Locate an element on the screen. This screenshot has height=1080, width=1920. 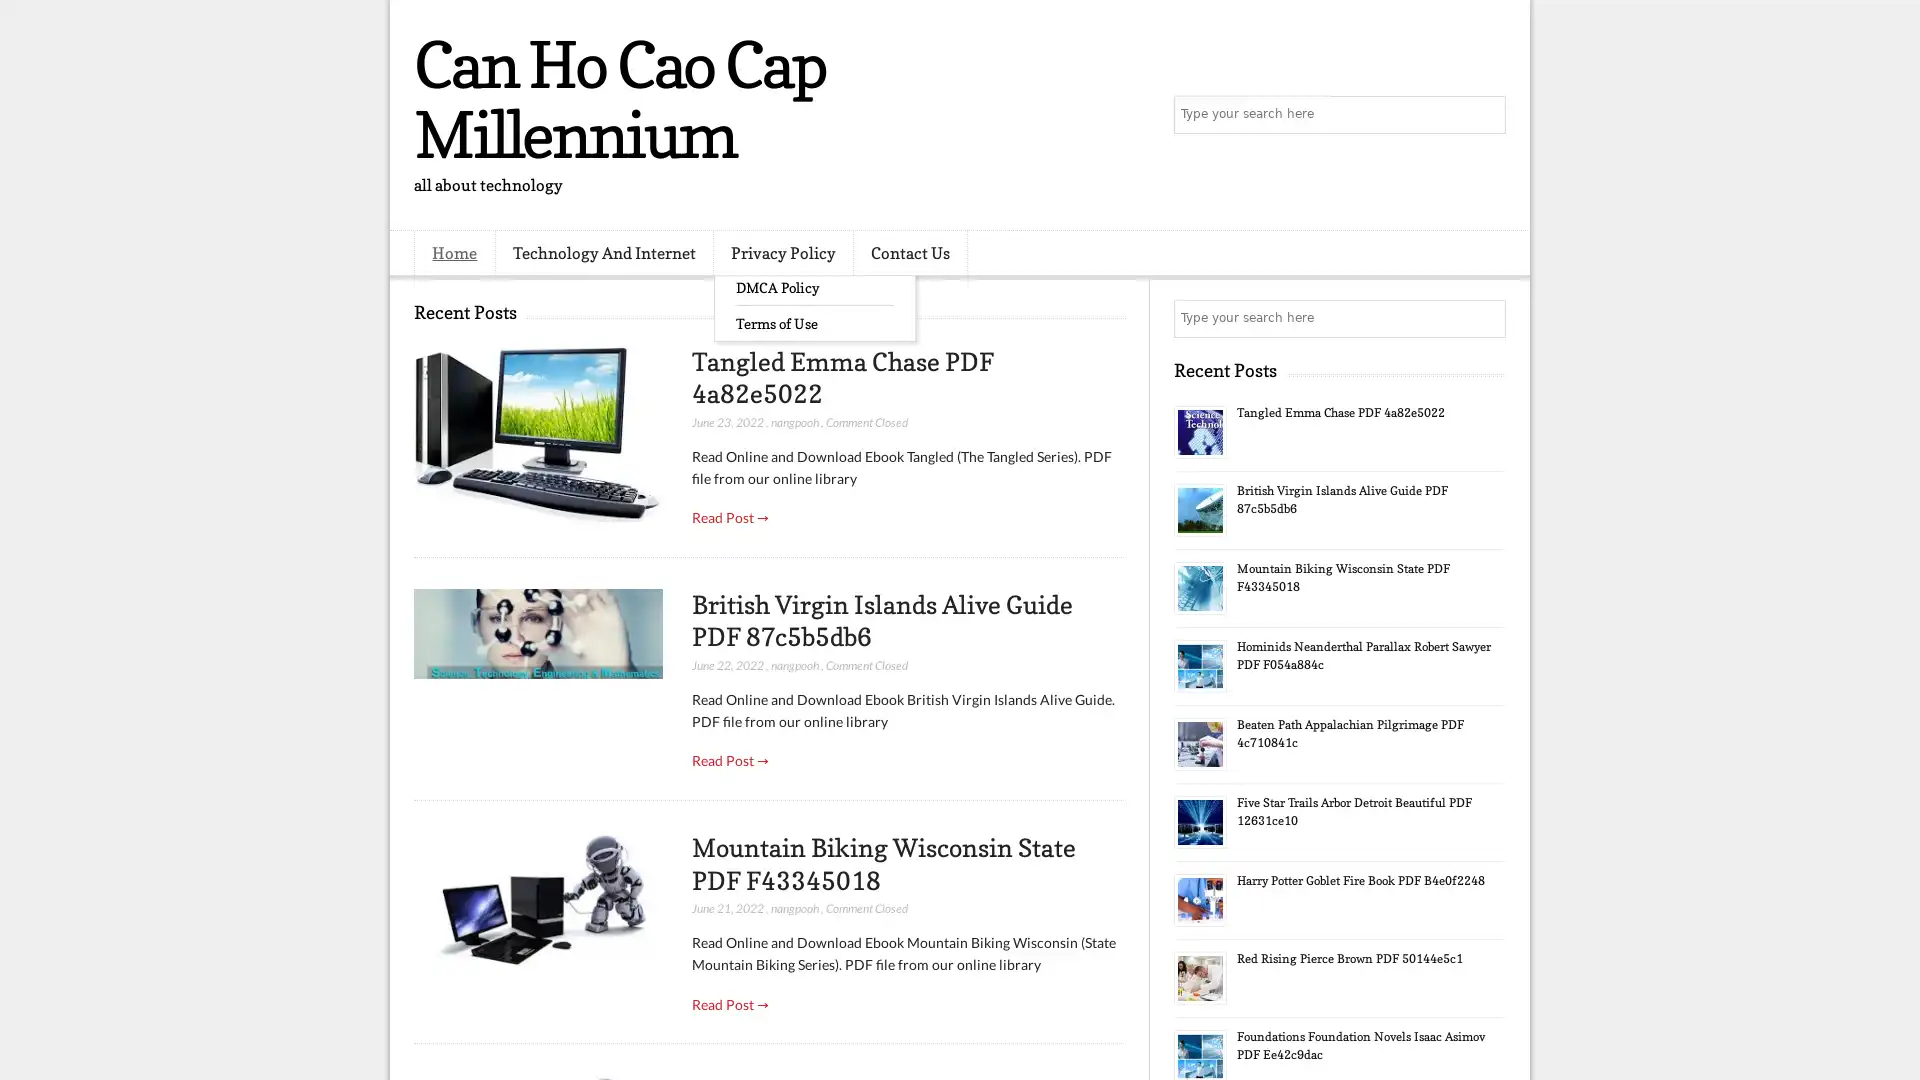
Search is located at coordinates (1485, 318).